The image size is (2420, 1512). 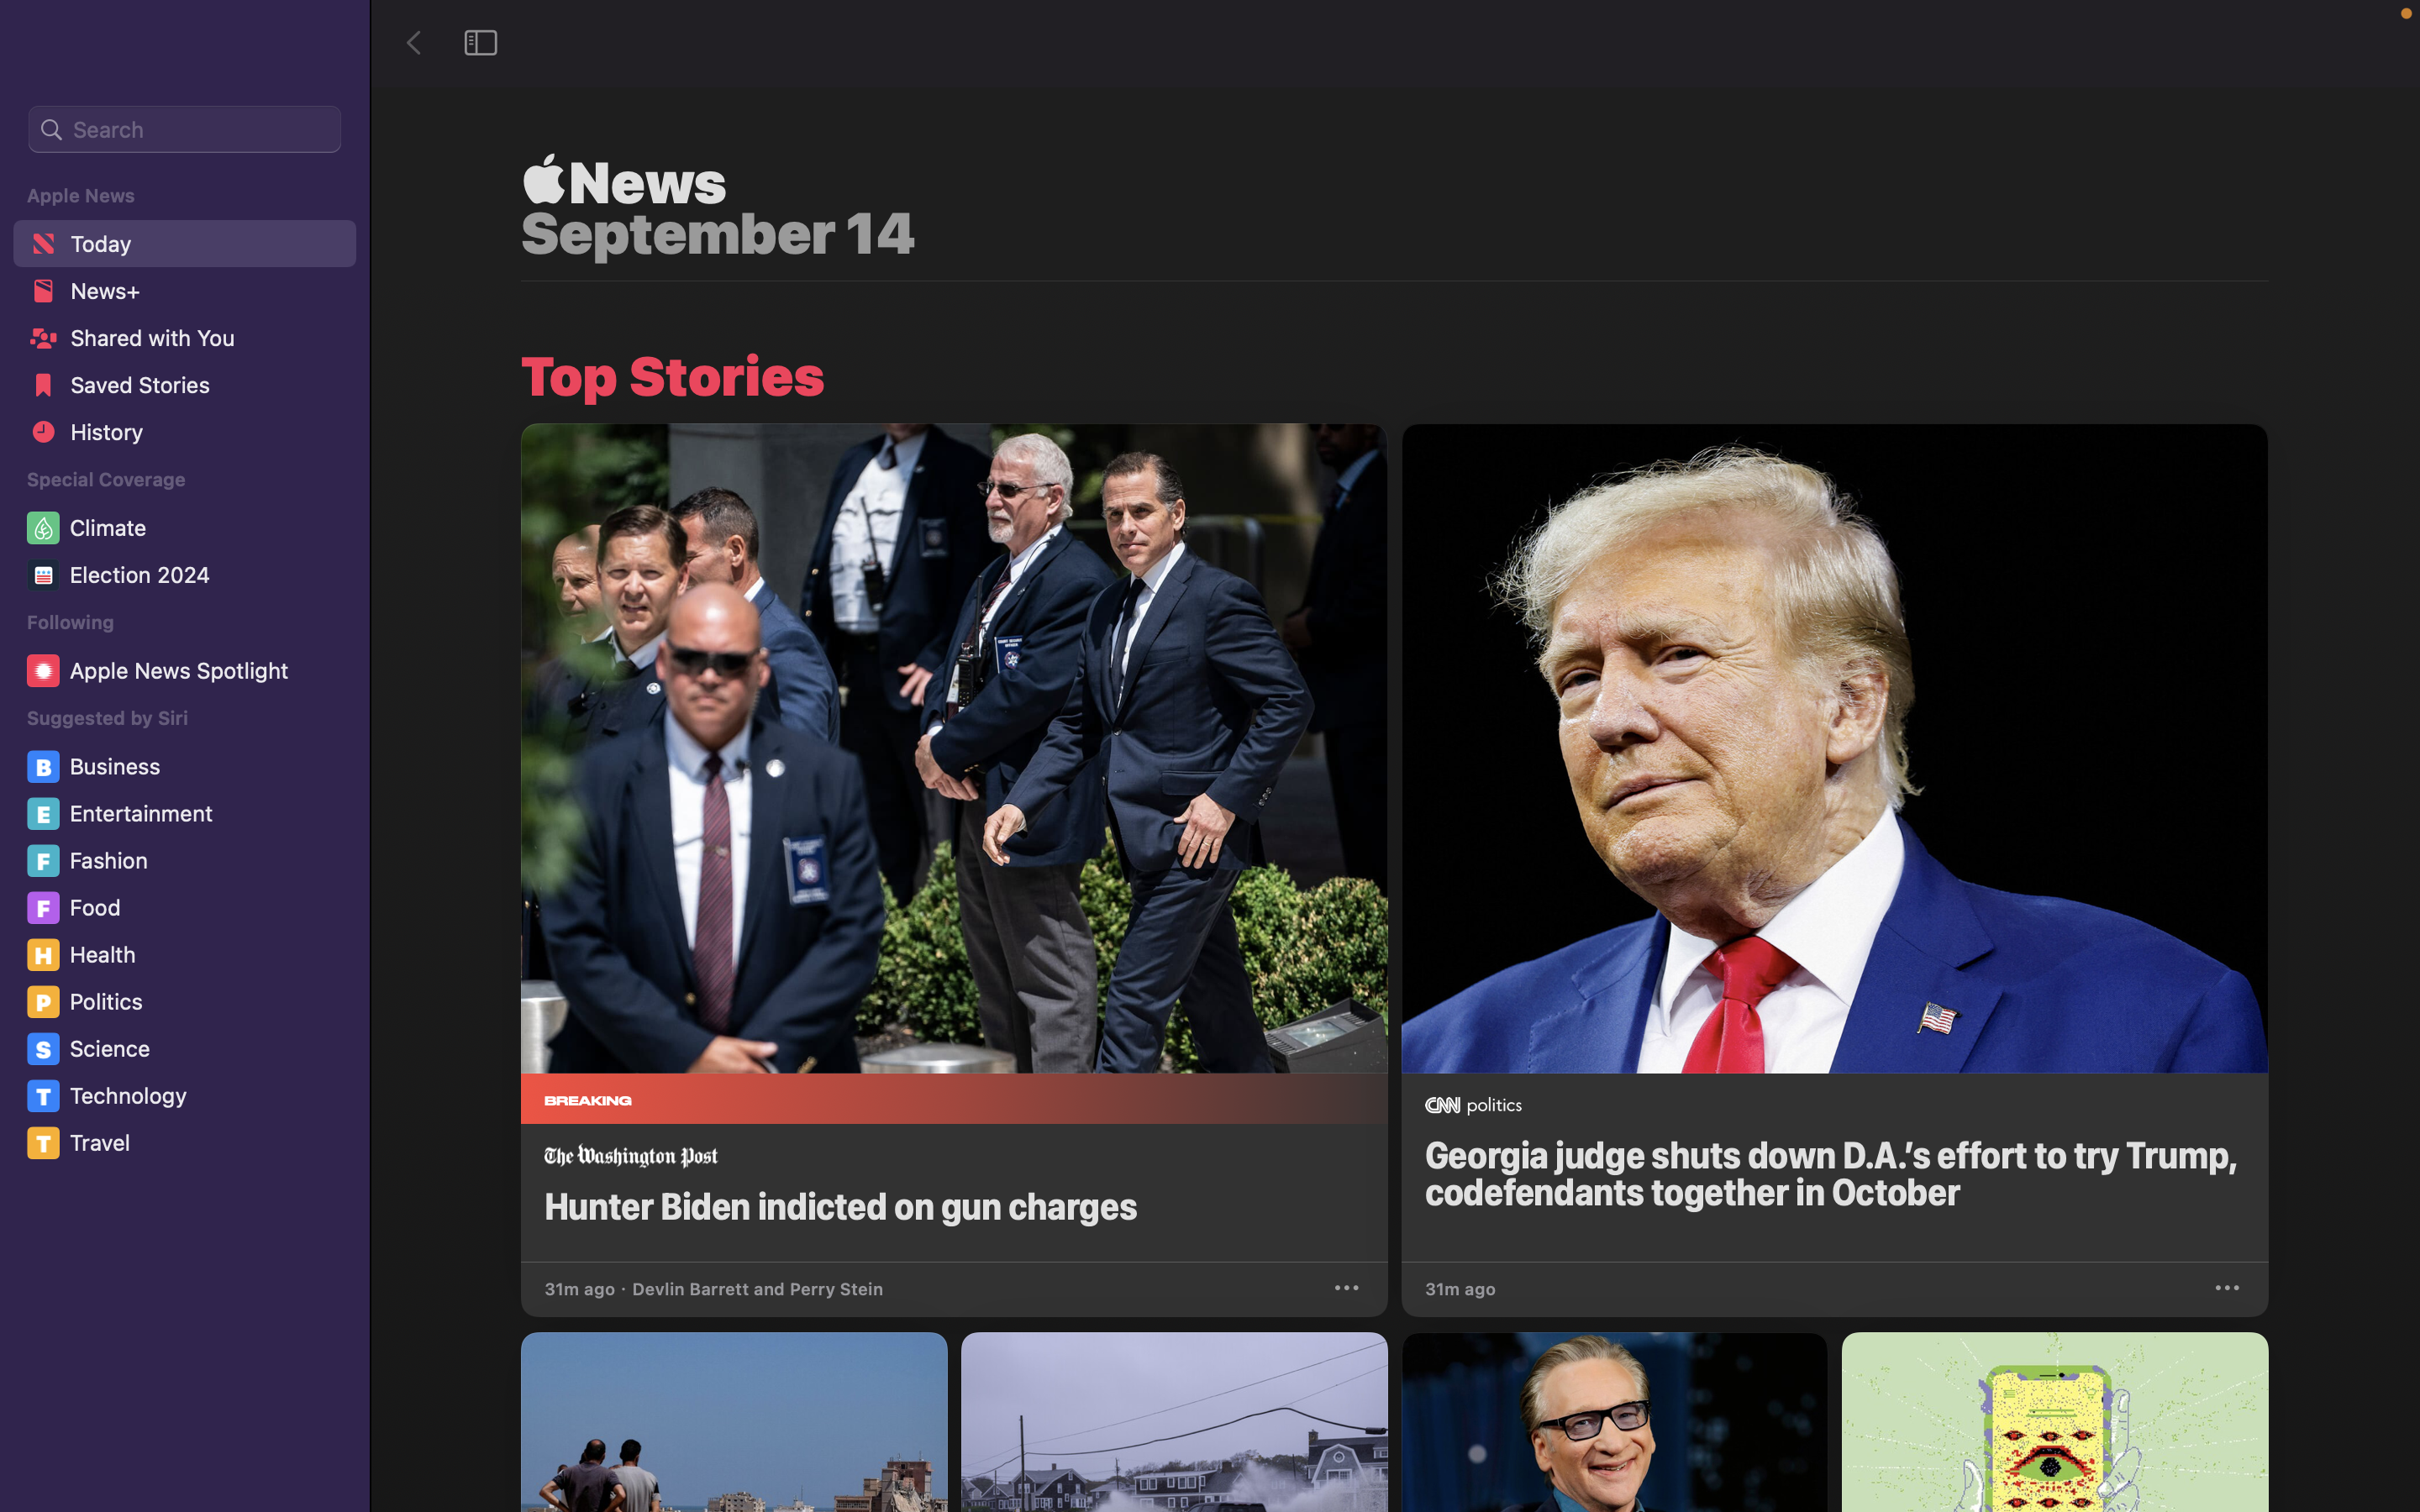 What do you see at coordinates (482, 41) in the screenshot?
I see `the sidebar menu` at bounding box center [482, 41].